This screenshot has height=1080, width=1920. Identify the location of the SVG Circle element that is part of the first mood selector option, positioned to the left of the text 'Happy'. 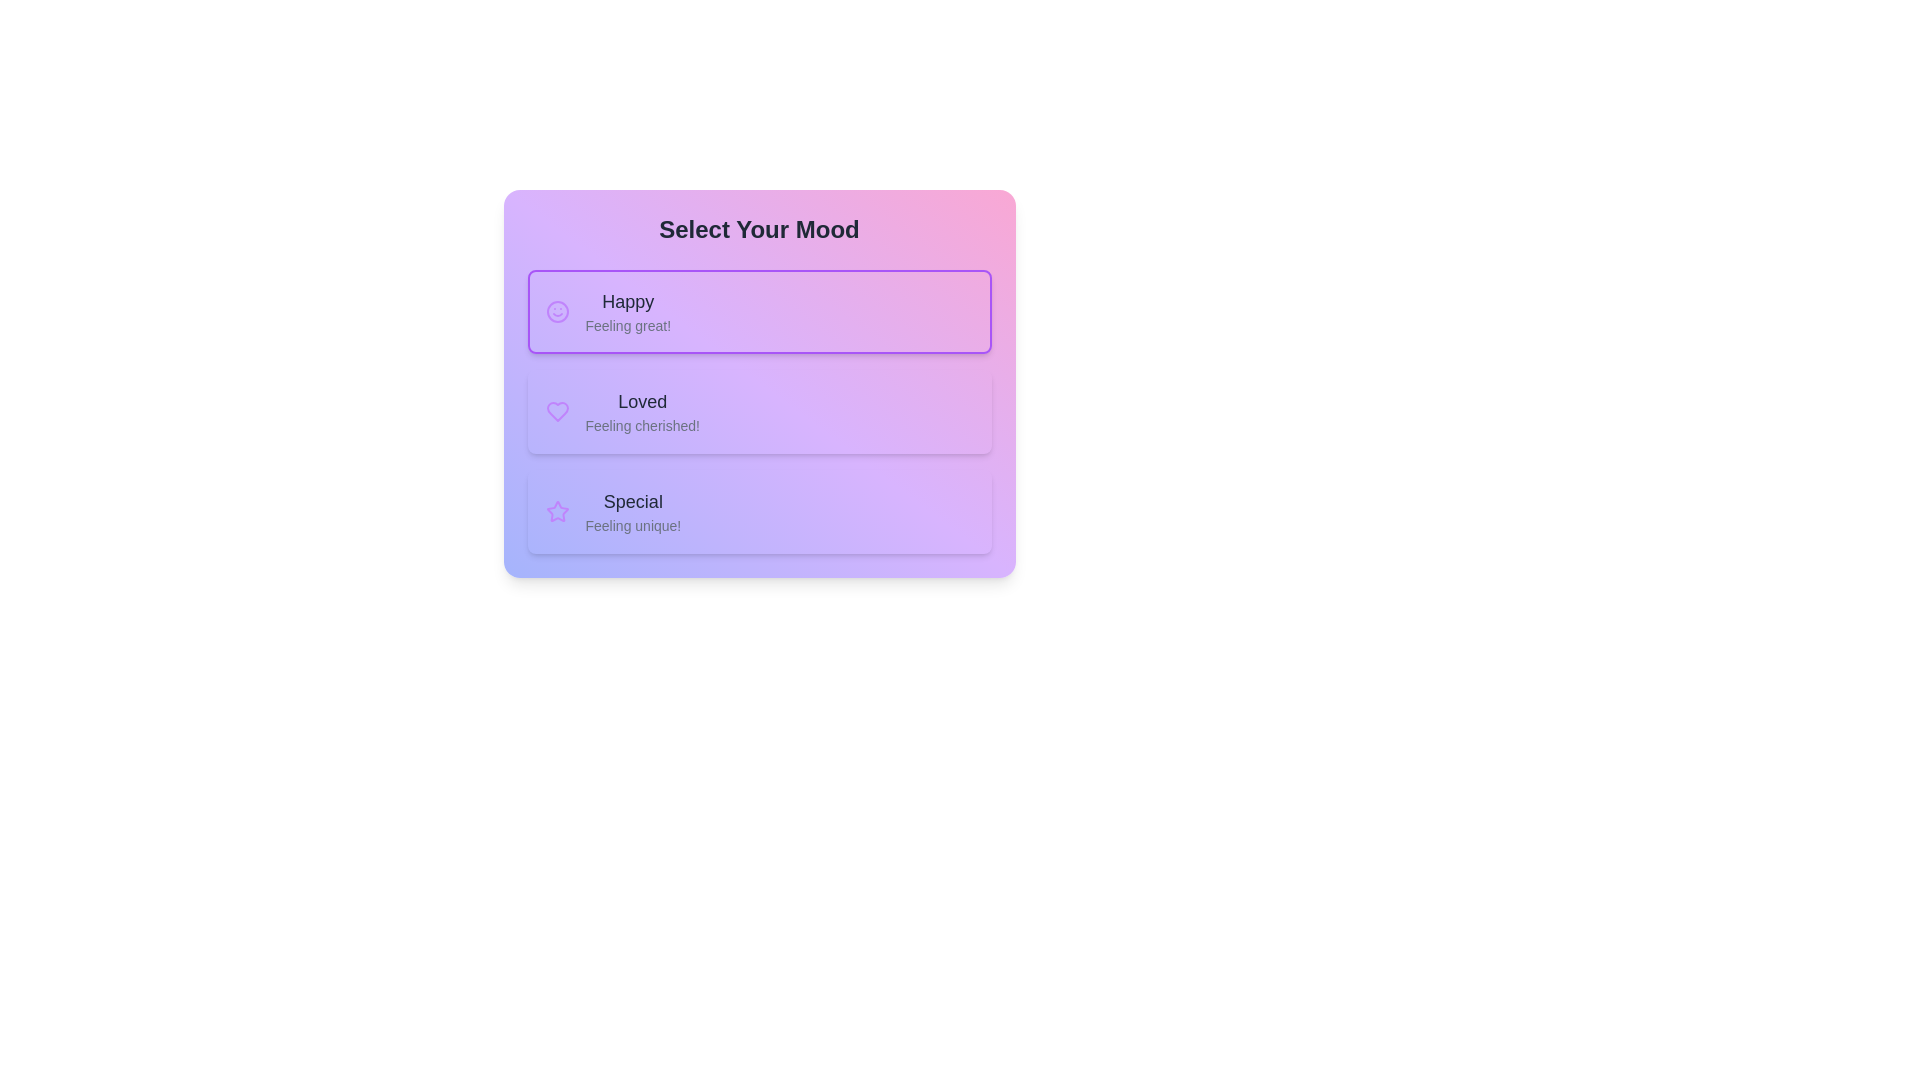
(557, 312).